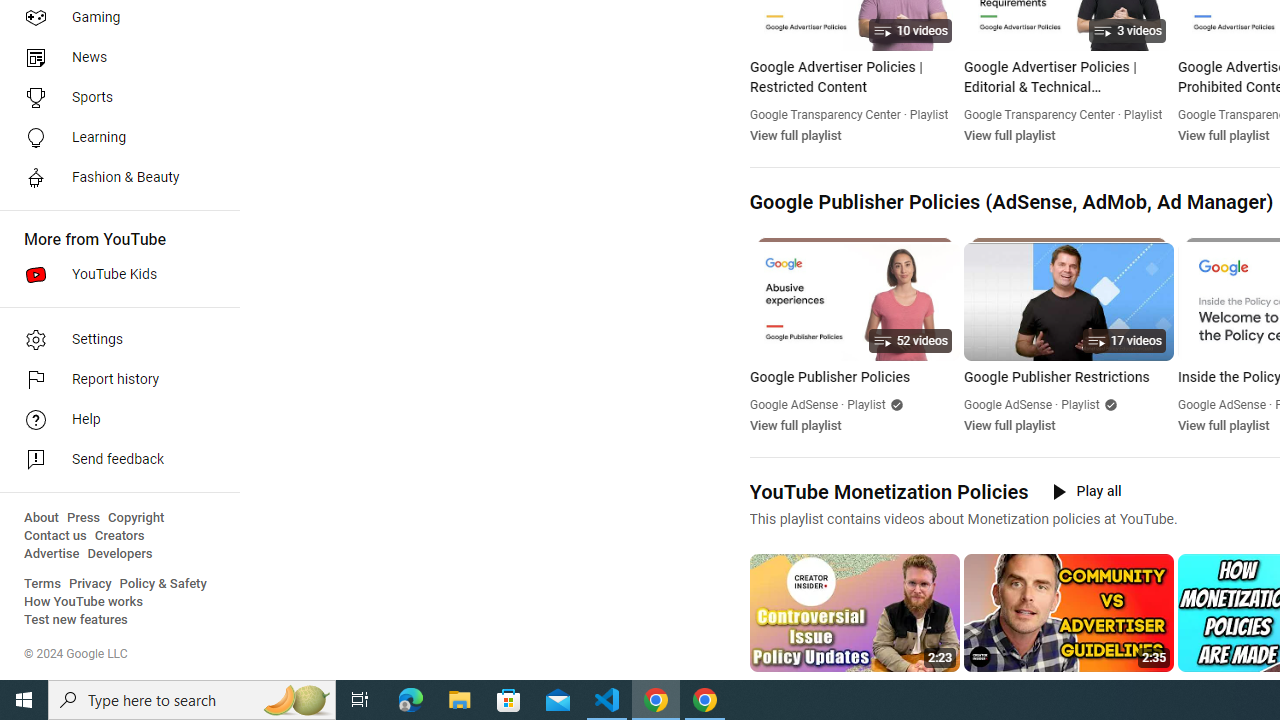  What do you see at coordinates (163, 584) in the screenshot?
I see `'Policy & Safety'` at bounding box center [163, 584].